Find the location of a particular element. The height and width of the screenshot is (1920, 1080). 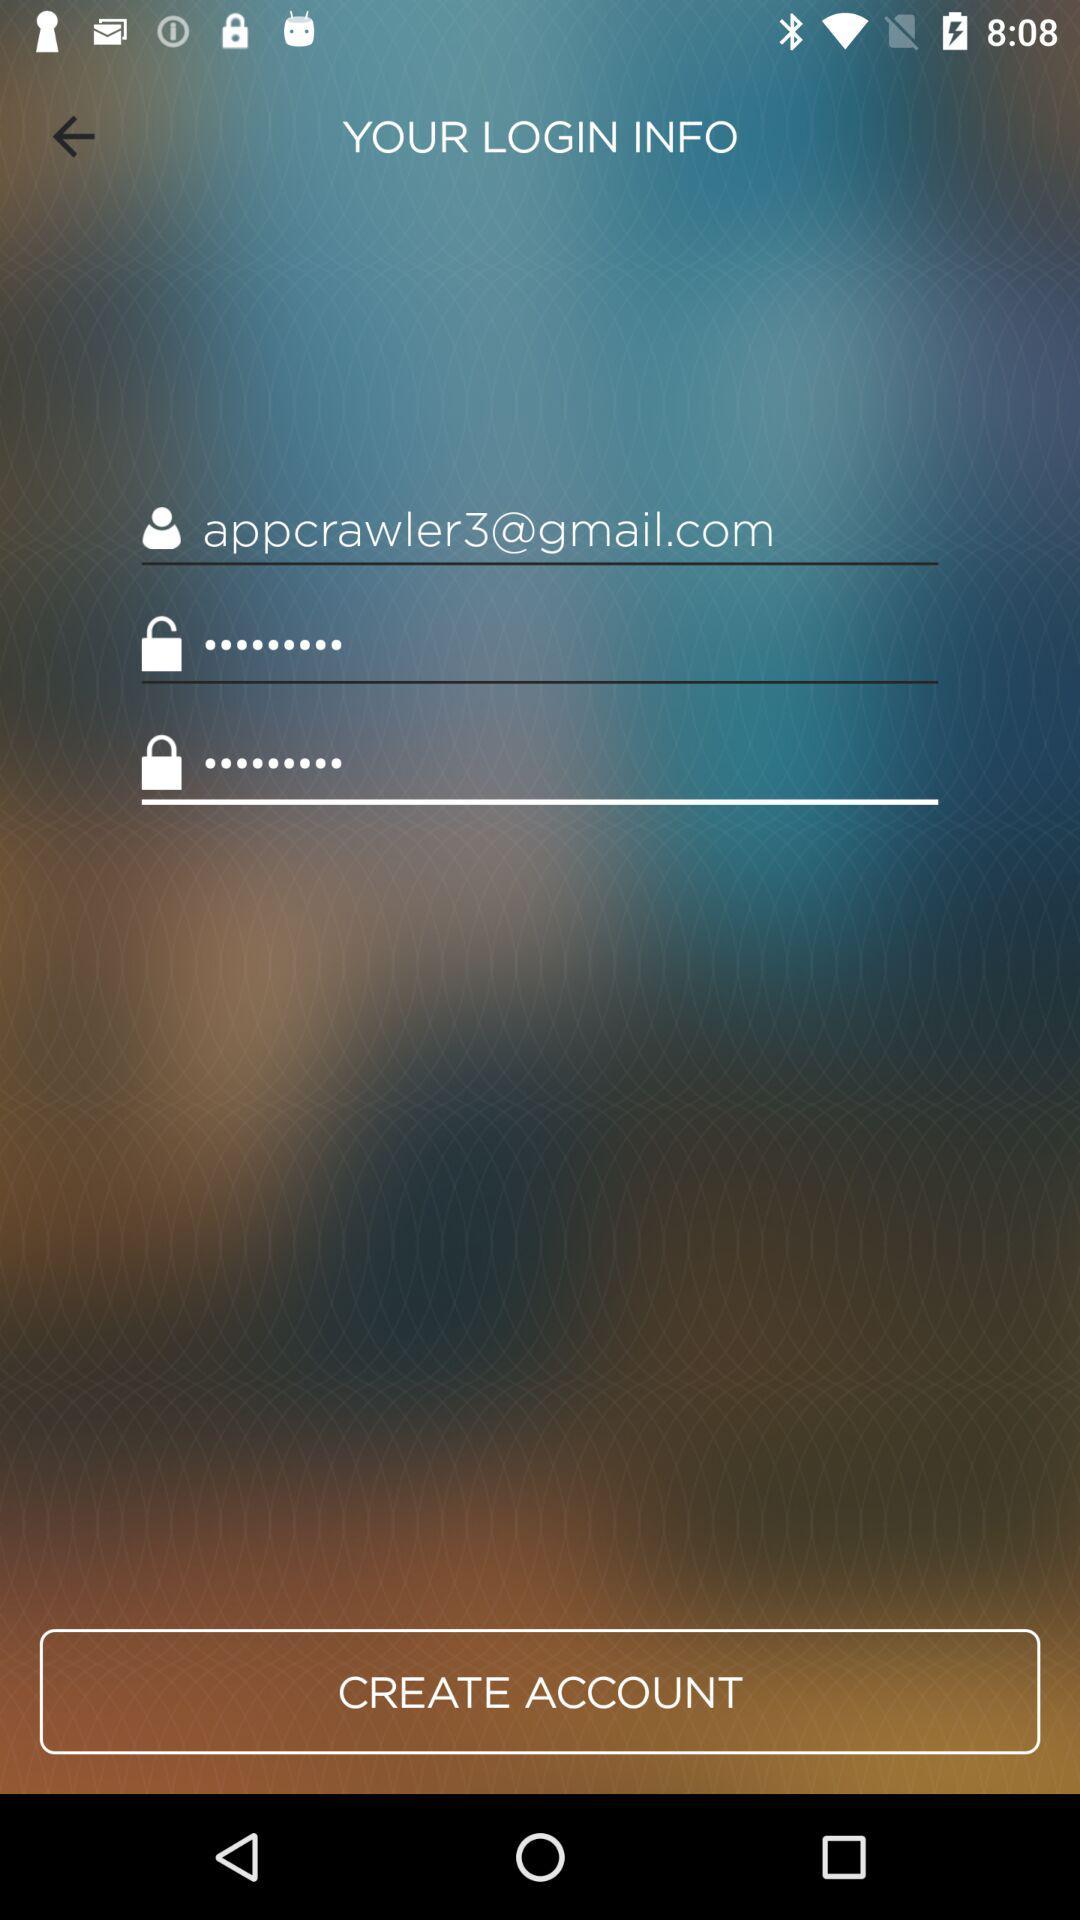

the item above crowd3116 is located at coordinates (540, 529).